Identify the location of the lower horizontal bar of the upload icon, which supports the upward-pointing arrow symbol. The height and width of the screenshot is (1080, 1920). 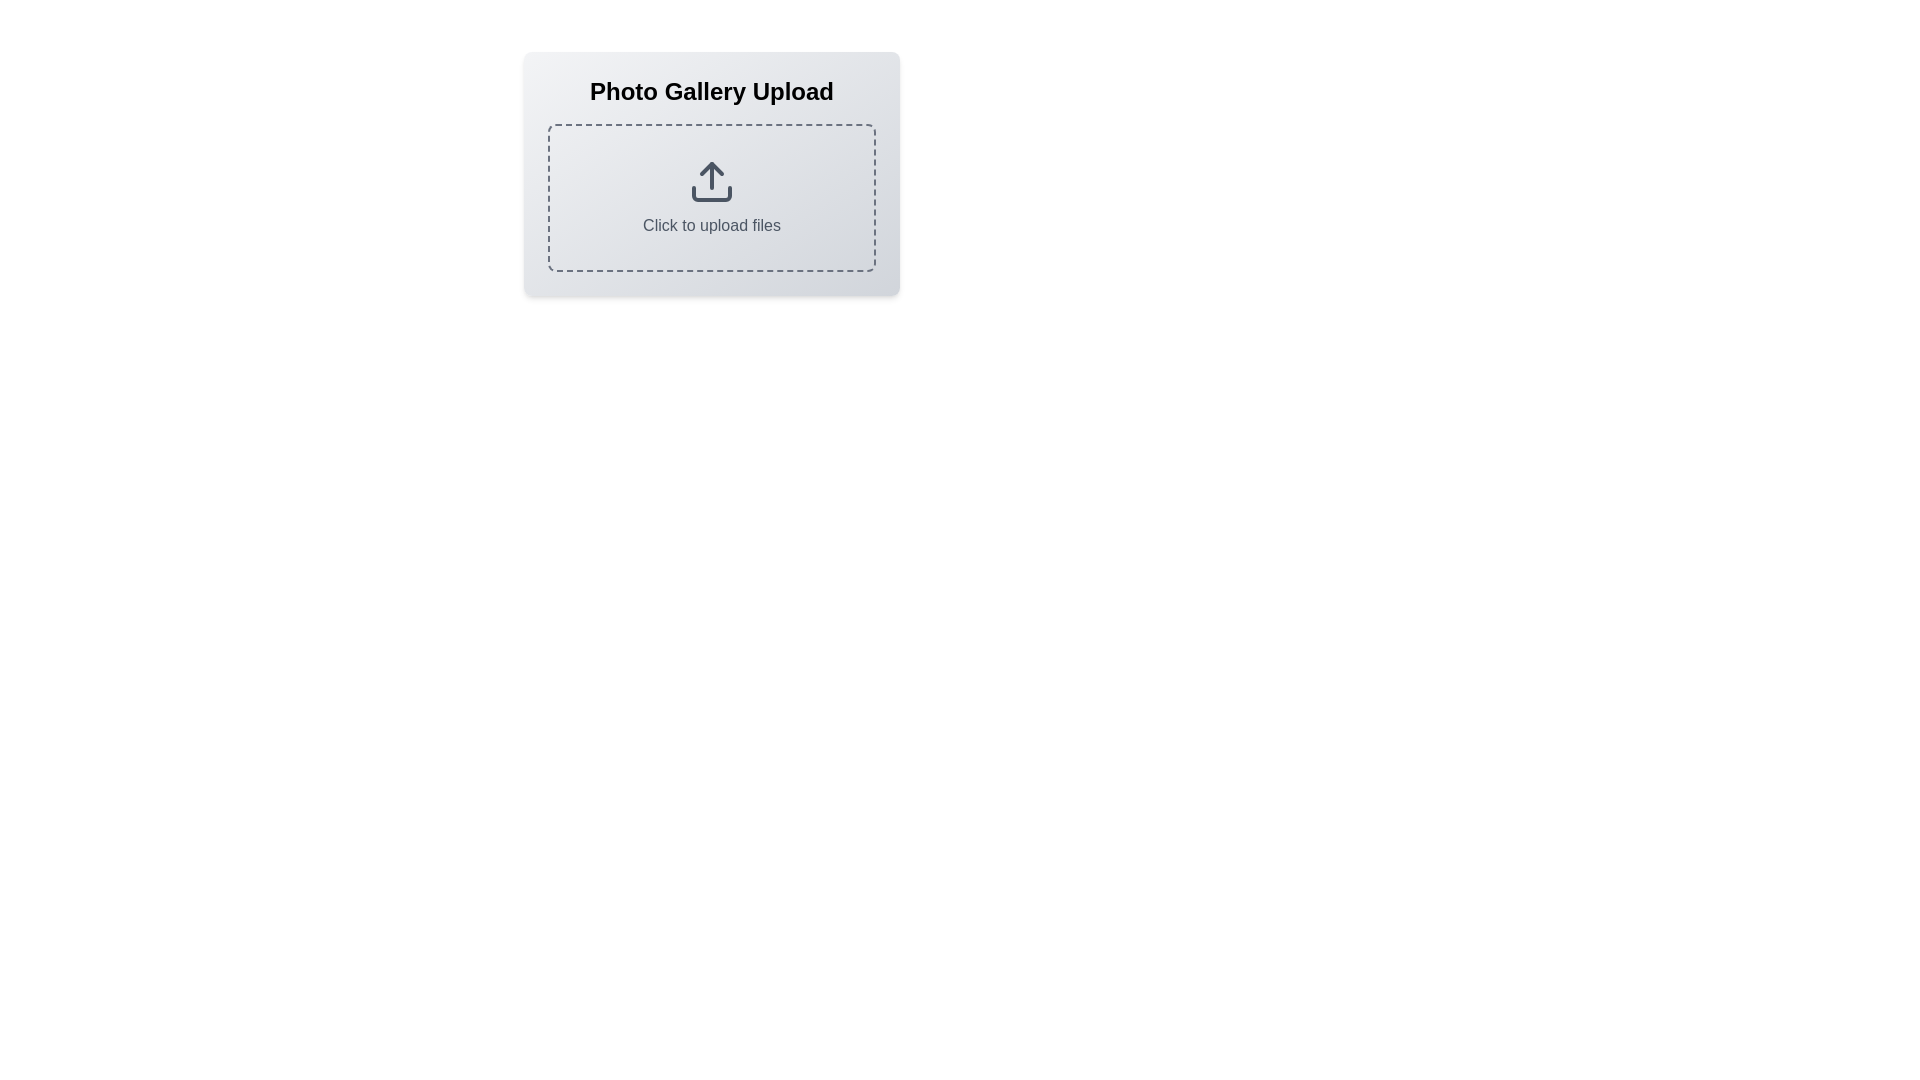
(711, 193).